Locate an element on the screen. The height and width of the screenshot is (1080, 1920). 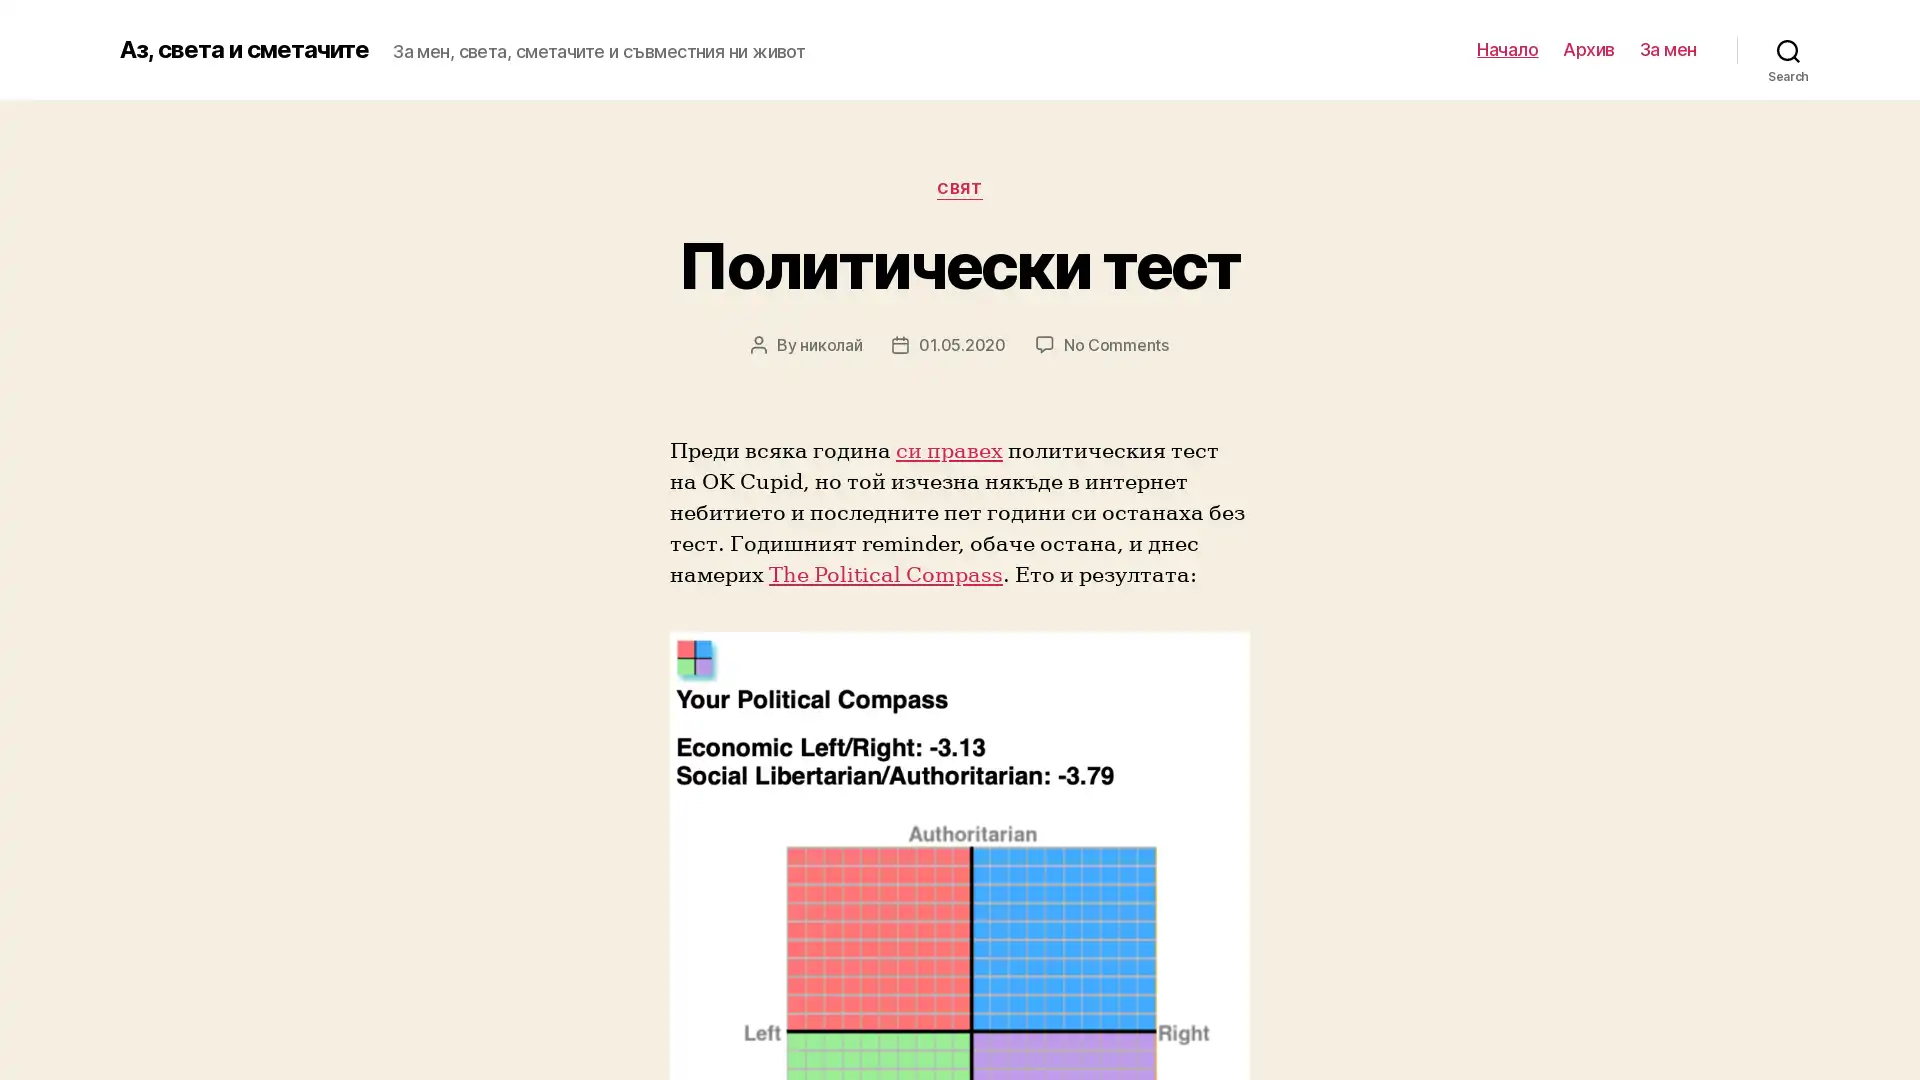
Search is located at coordinates (1788, 49).